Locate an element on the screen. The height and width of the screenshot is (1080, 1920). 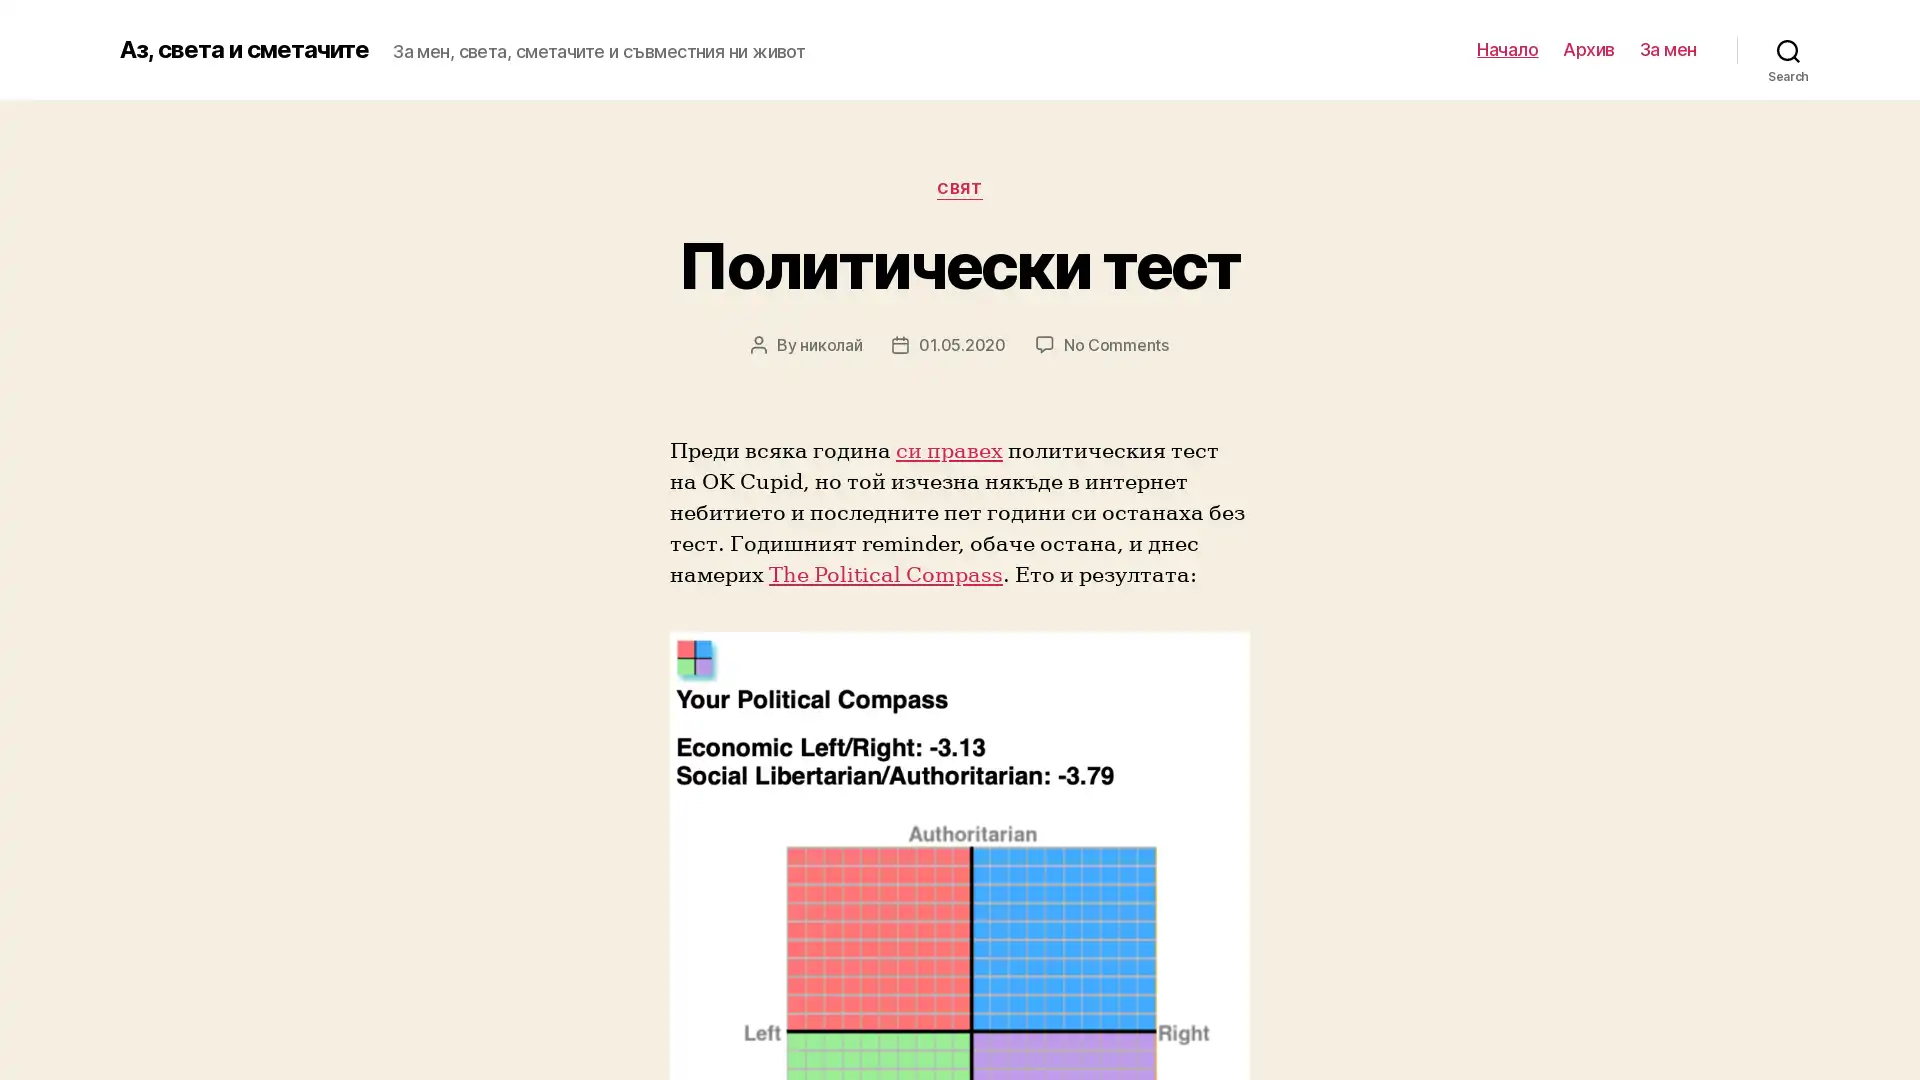
Search is located at coordinates (1788, 49).